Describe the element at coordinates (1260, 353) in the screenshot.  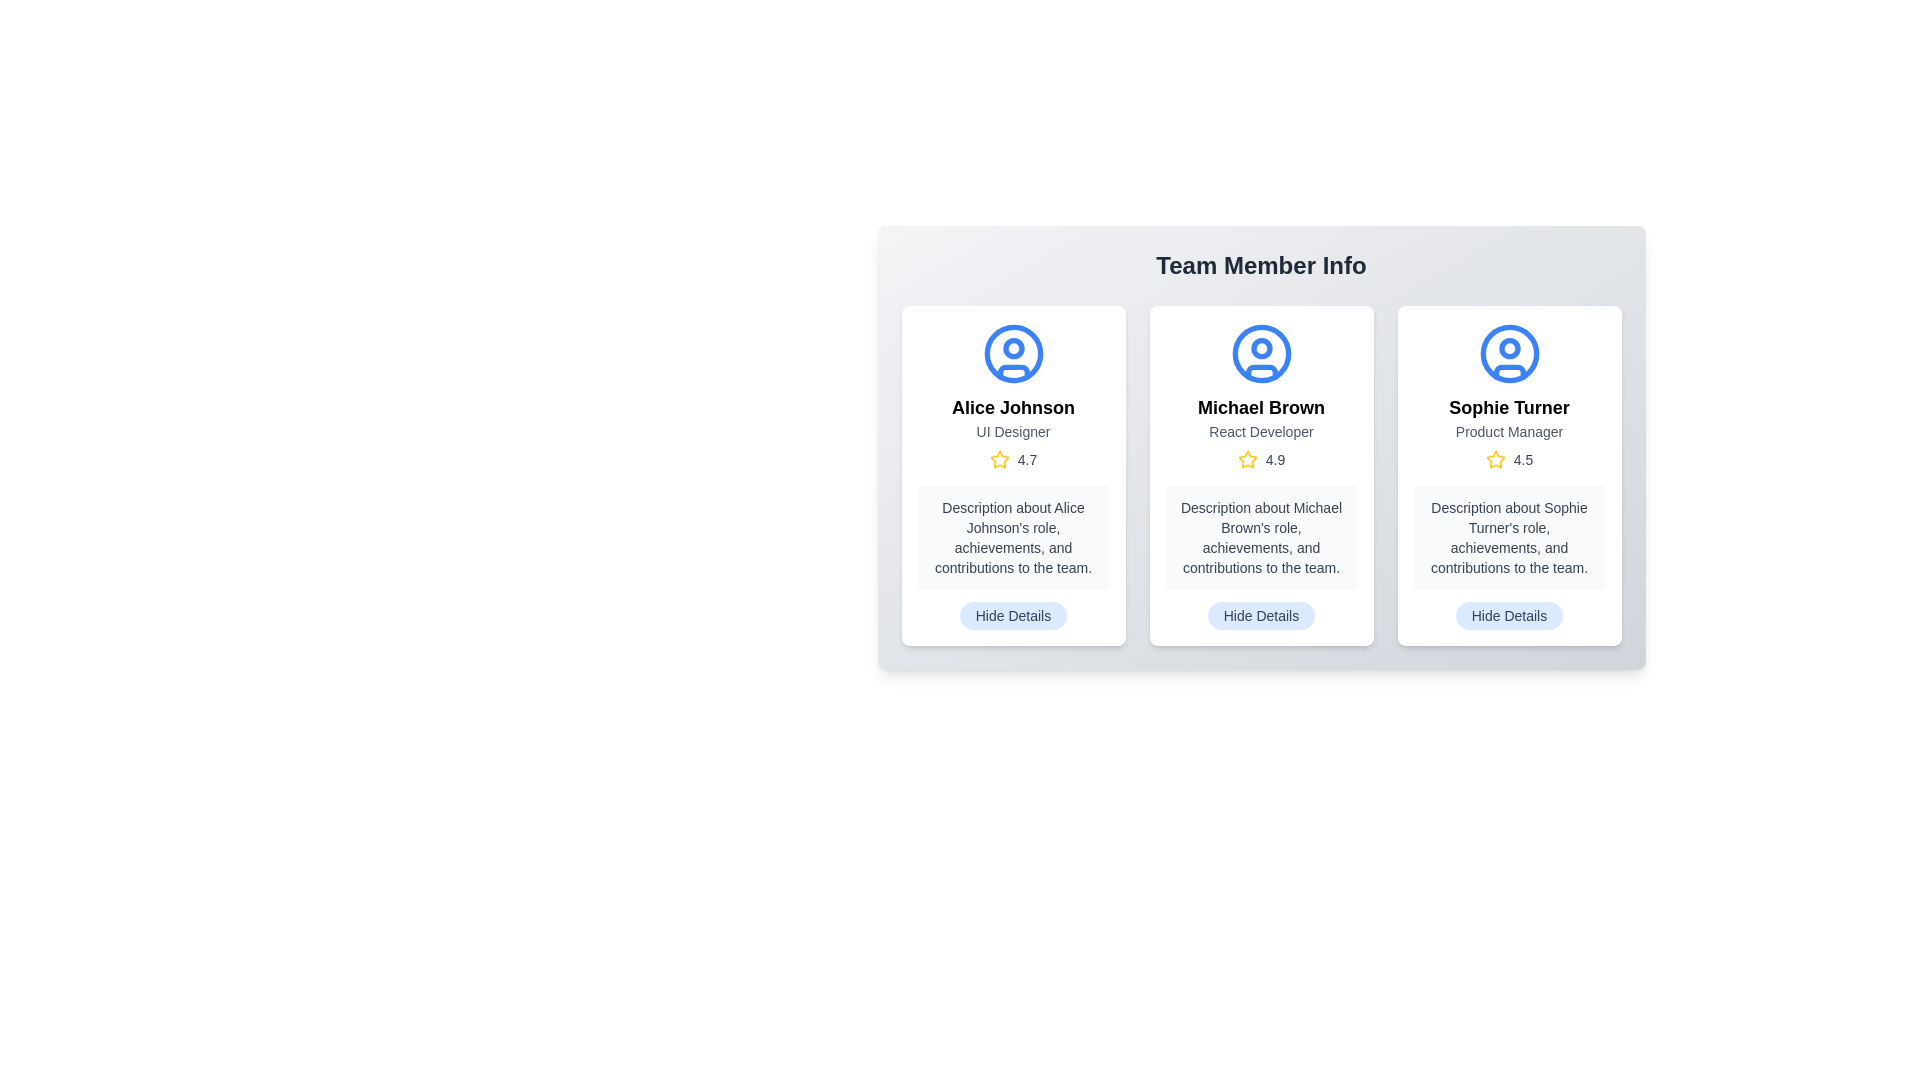
I see `the decorative icon representing the user profile for 'Michael Brown', which is located at the top-middle of the card above the title 'React Developer'` at that location.